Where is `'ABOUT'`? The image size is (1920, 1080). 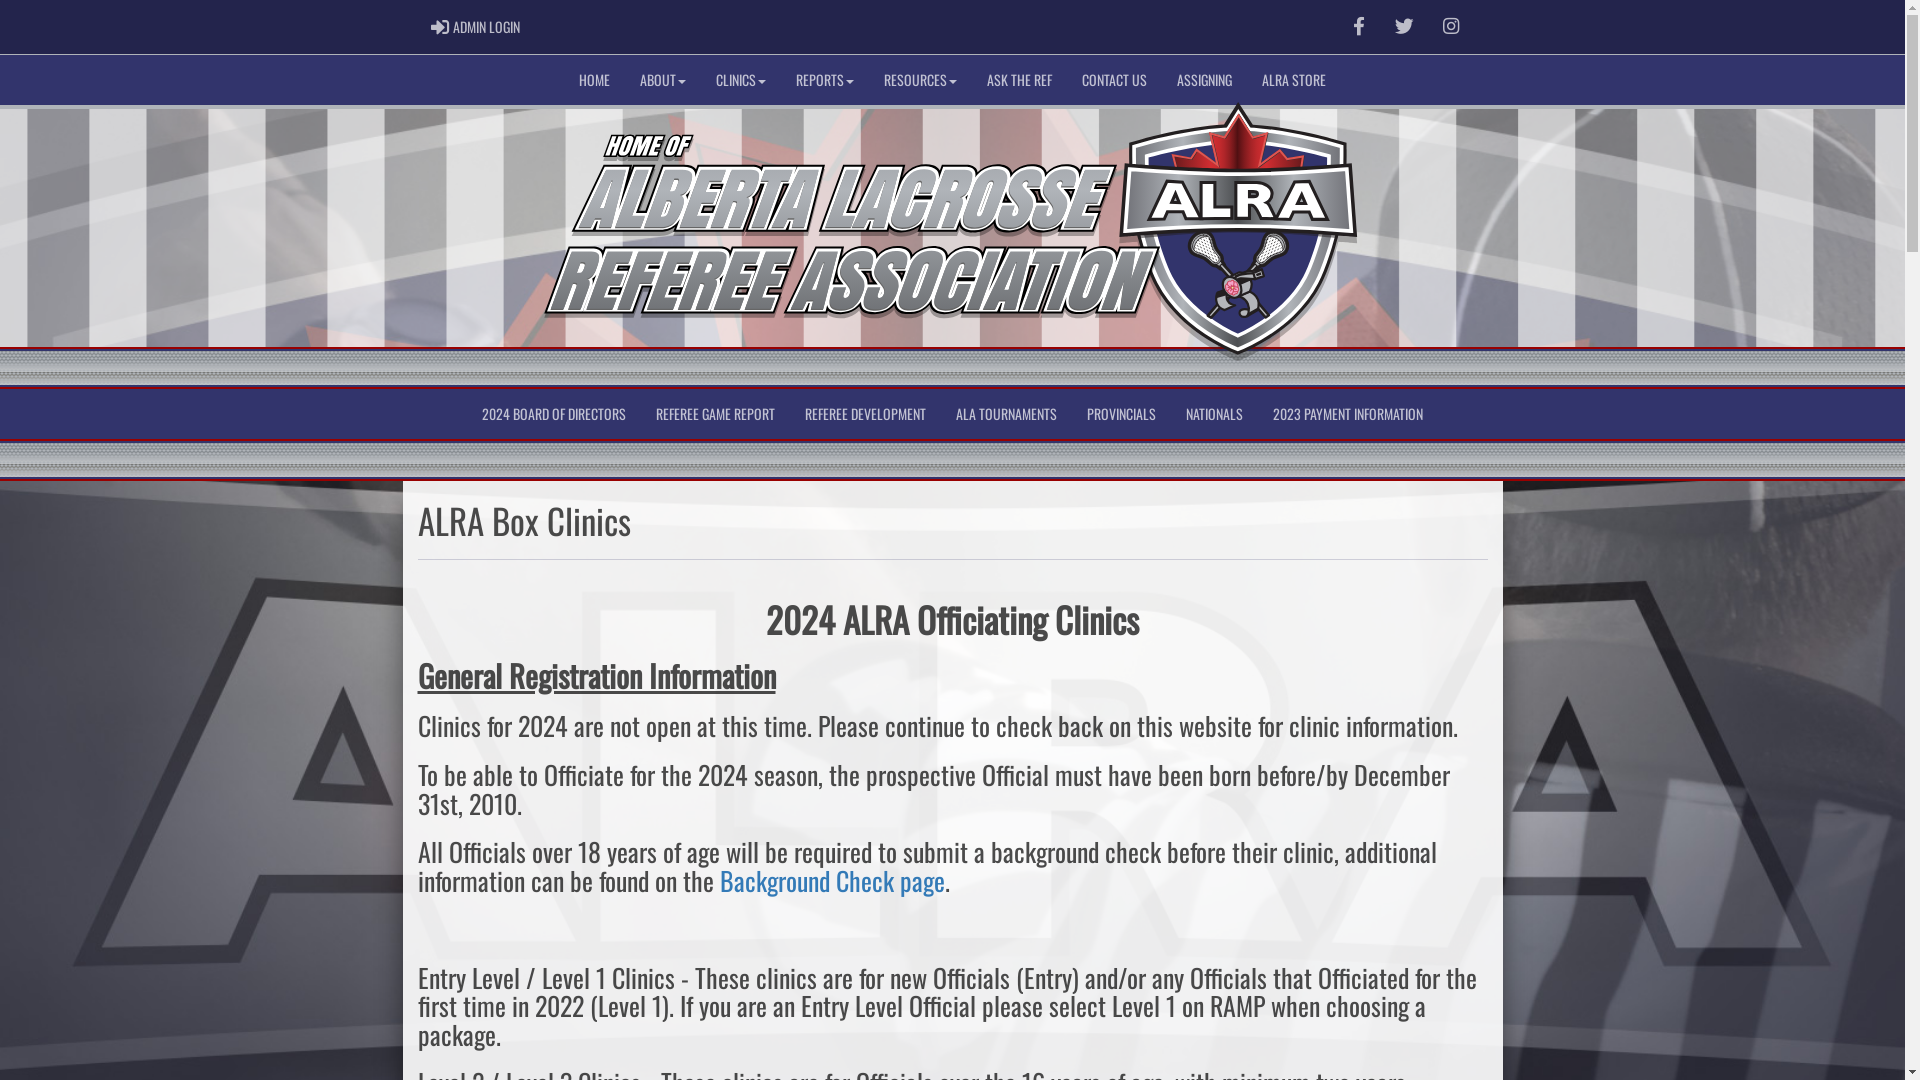
'ABOUT' is located at coordinates (623, 79).